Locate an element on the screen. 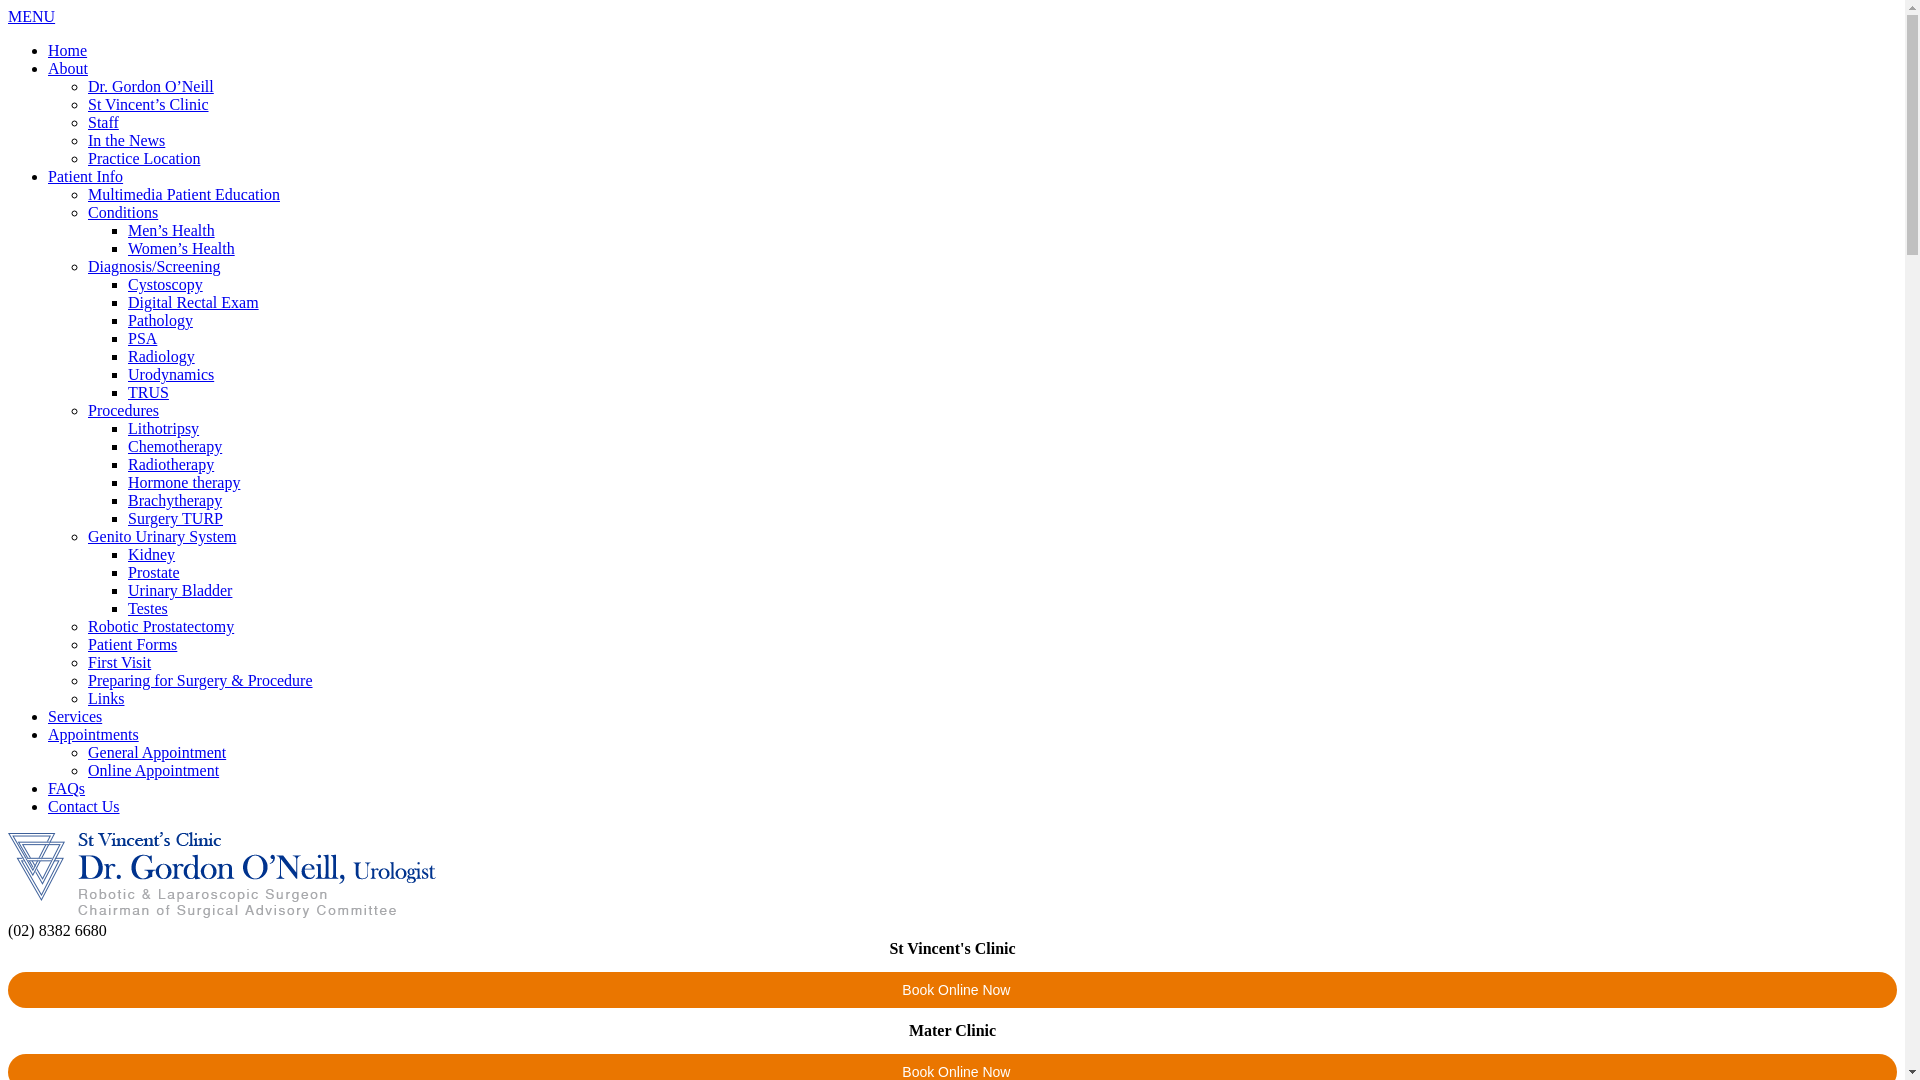  'Multimedia Patient Education' is located at coordinates (183, 194).